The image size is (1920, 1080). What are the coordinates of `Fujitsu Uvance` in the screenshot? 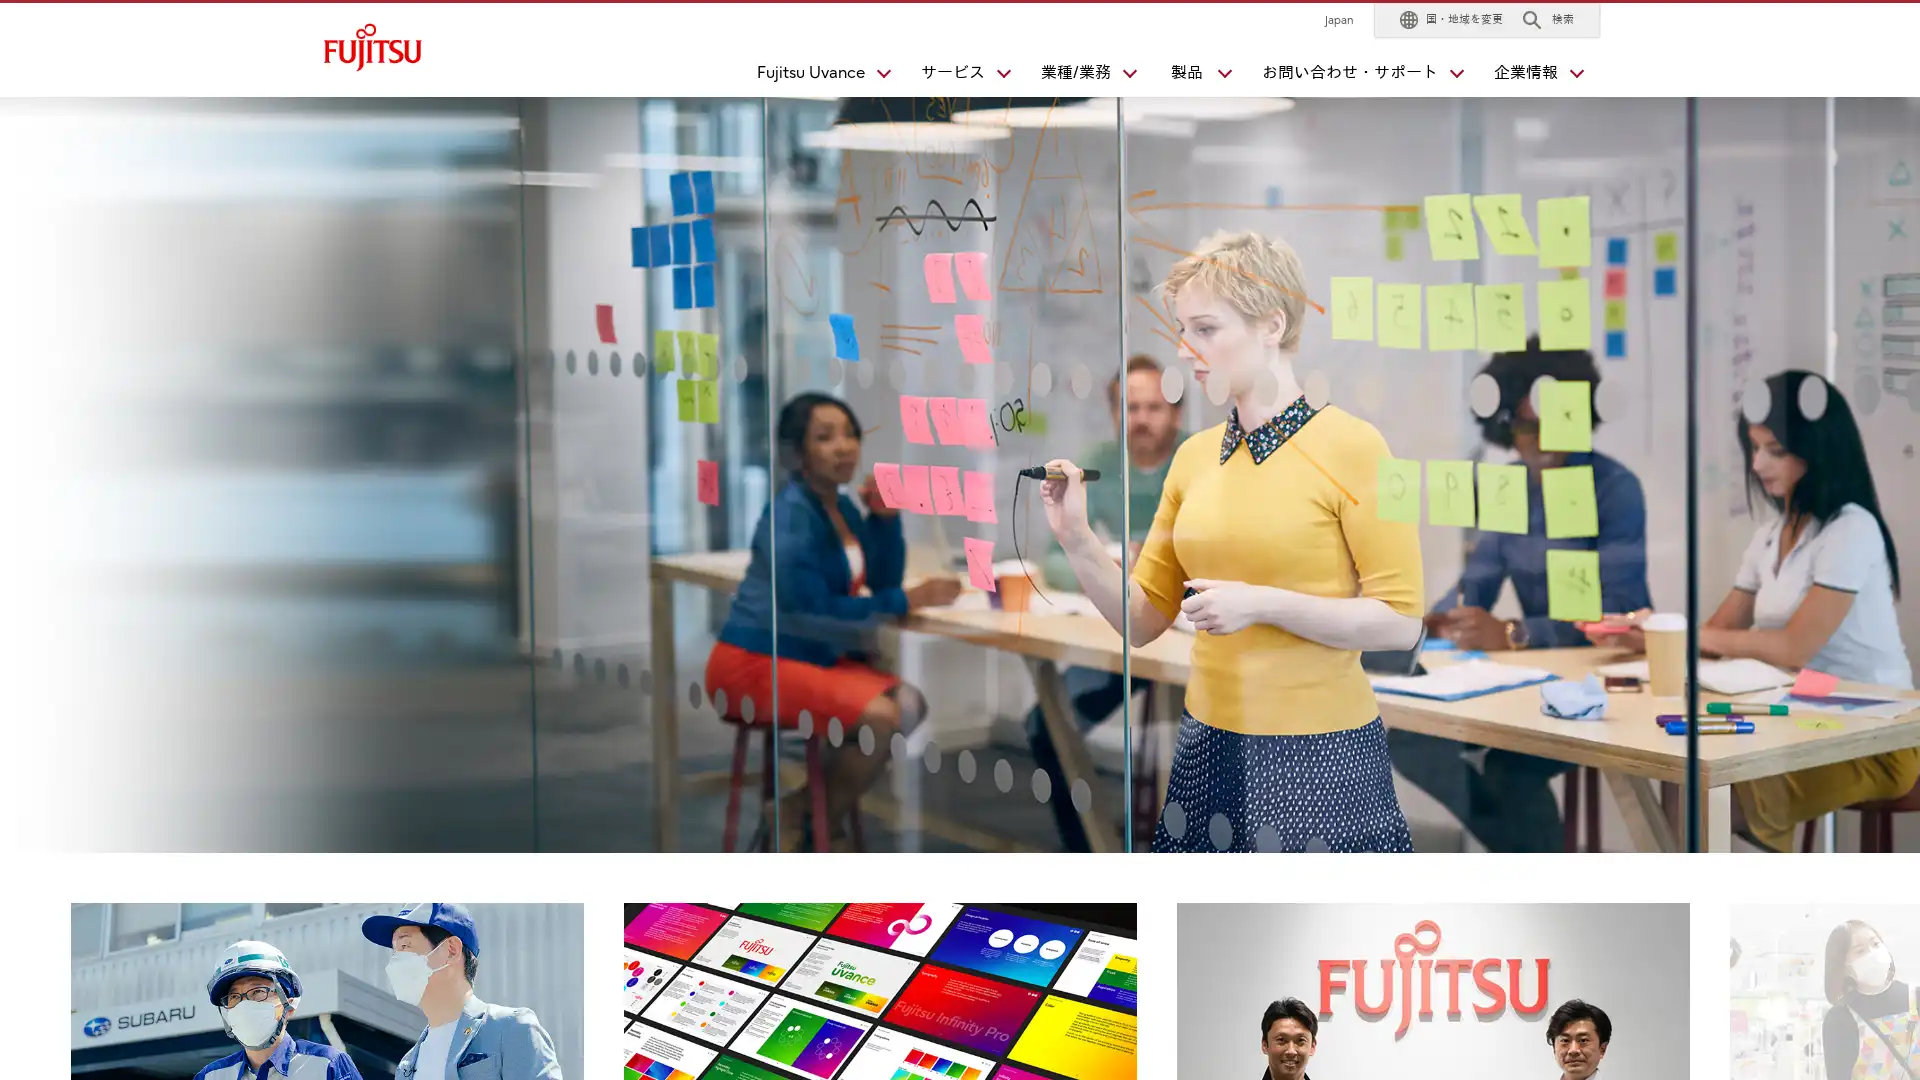 It's located at (815, 76).